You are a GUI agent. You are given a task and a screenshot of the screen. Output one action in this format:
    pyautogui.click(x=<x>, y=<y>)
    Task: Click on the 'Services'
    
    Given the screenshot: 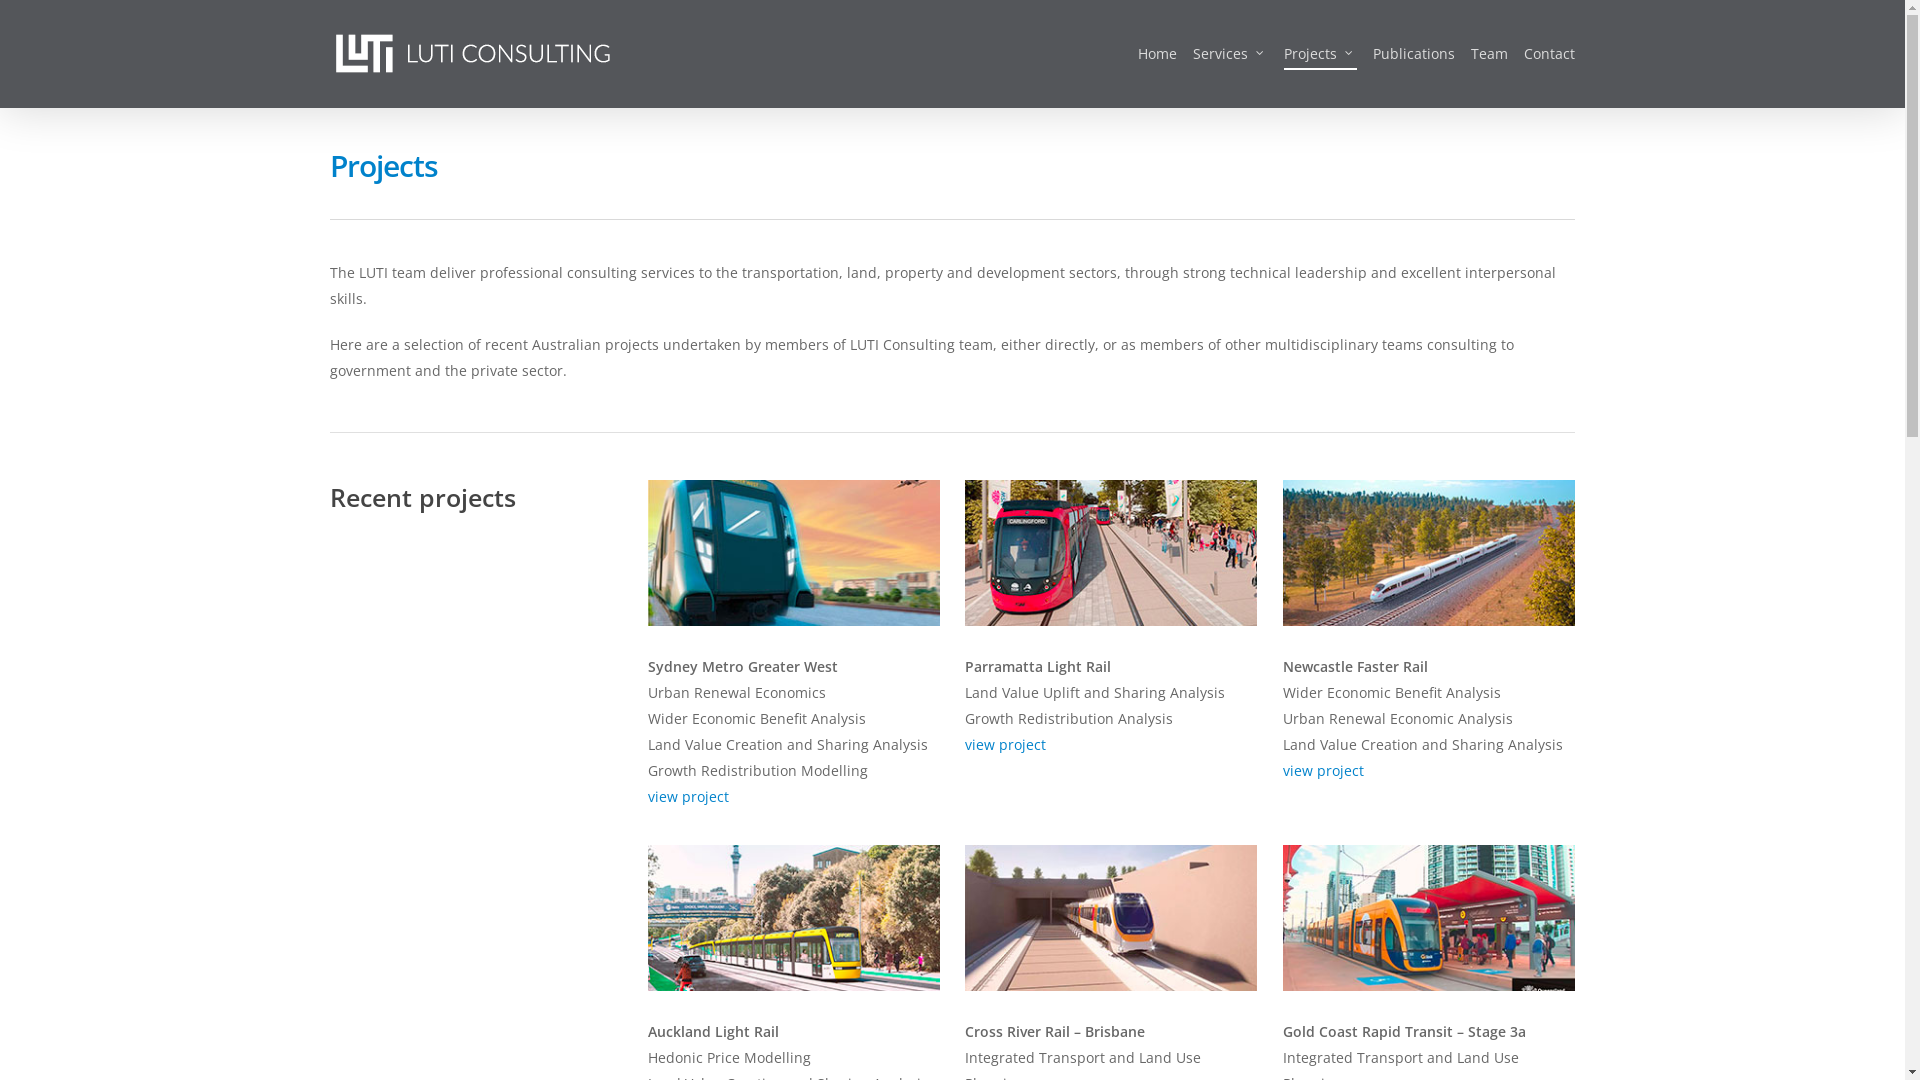 What is the action you would take?
    pyautogui.click(x=1193, y=53)
    